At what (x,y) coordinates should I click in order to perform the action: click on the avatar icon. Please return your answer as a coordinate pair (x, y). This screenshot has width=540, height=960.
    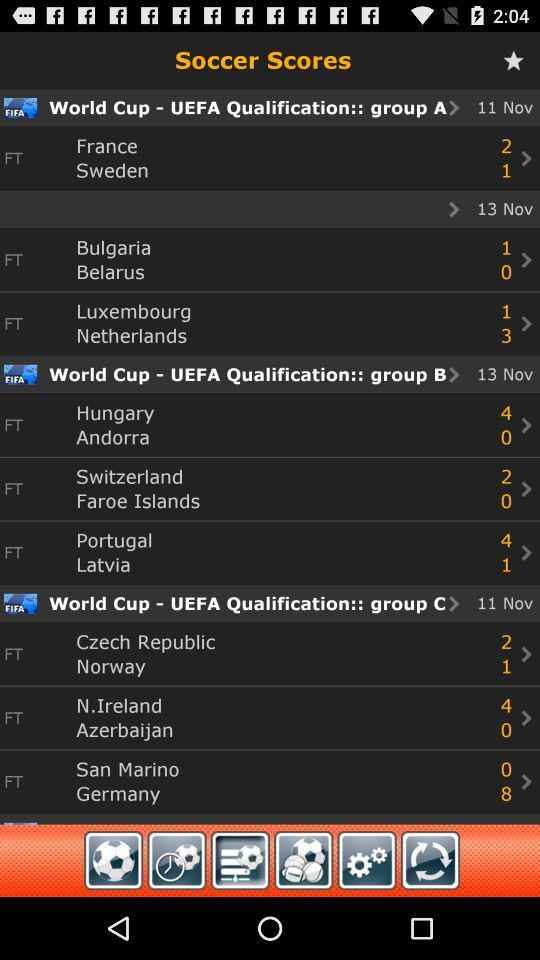
    Looking at the image, I should click on (302, 921).